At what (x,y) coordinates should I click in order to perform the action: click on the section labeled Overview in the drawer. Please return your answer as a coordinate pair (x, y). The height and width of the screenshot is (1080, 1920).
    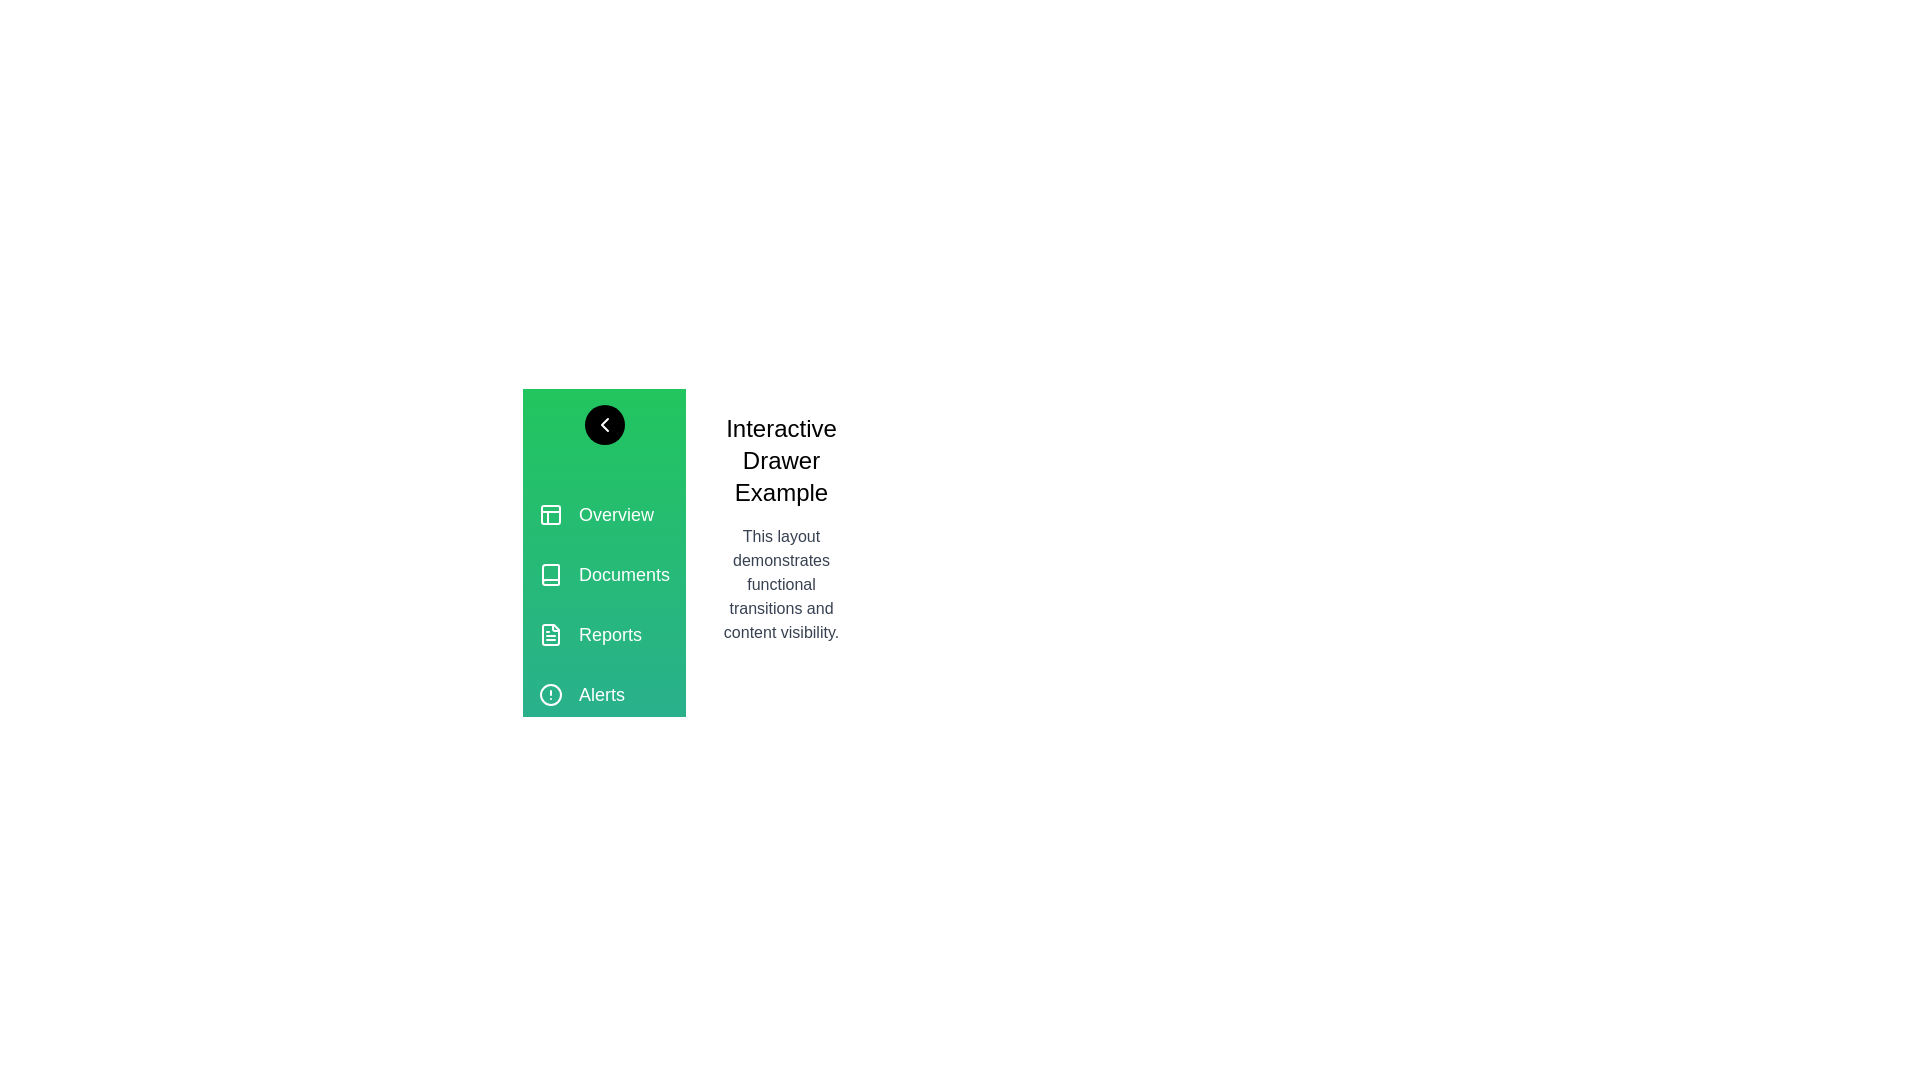
    Looking at the image, I should click on (603, 514).